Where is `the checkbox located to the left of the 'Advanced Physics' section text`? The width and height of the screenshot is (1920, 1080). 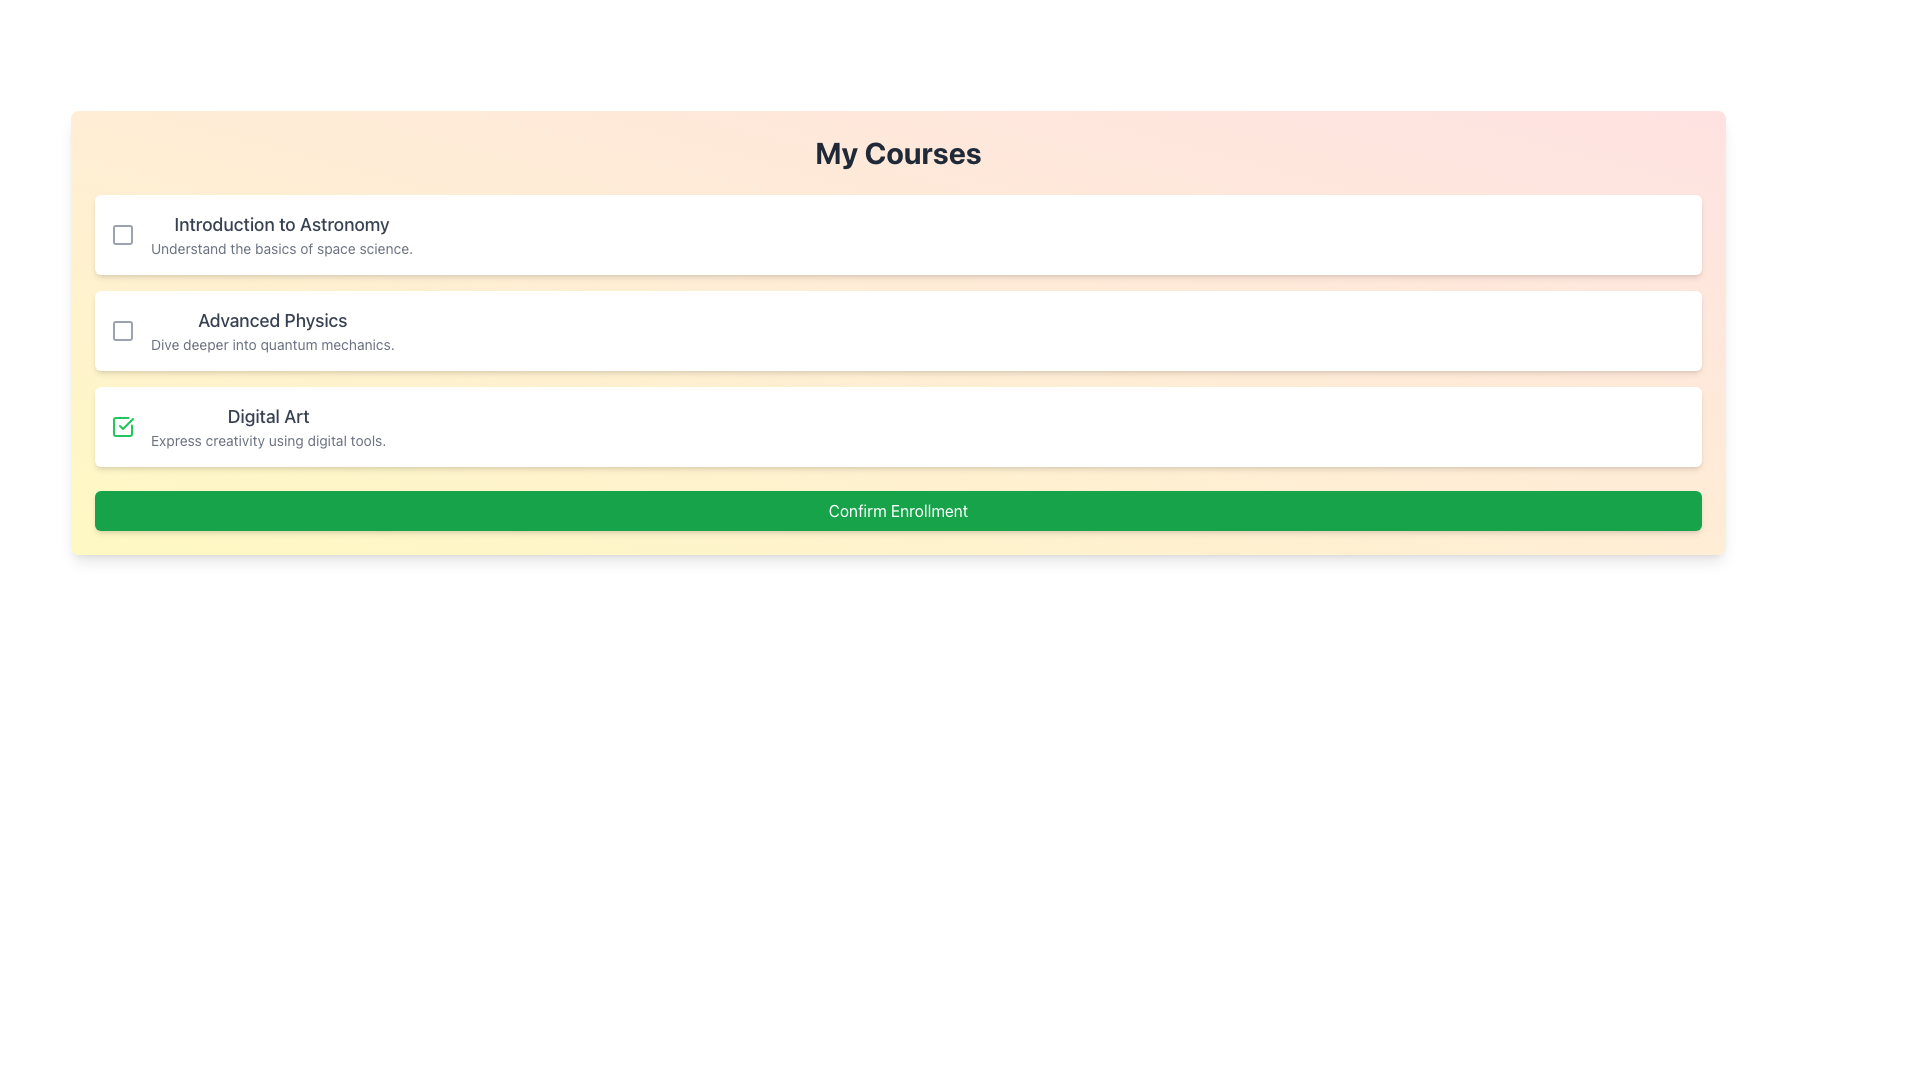
the checkbox located to the left of the 'Advanced Physics' section text is located at coordinates (122, 330).